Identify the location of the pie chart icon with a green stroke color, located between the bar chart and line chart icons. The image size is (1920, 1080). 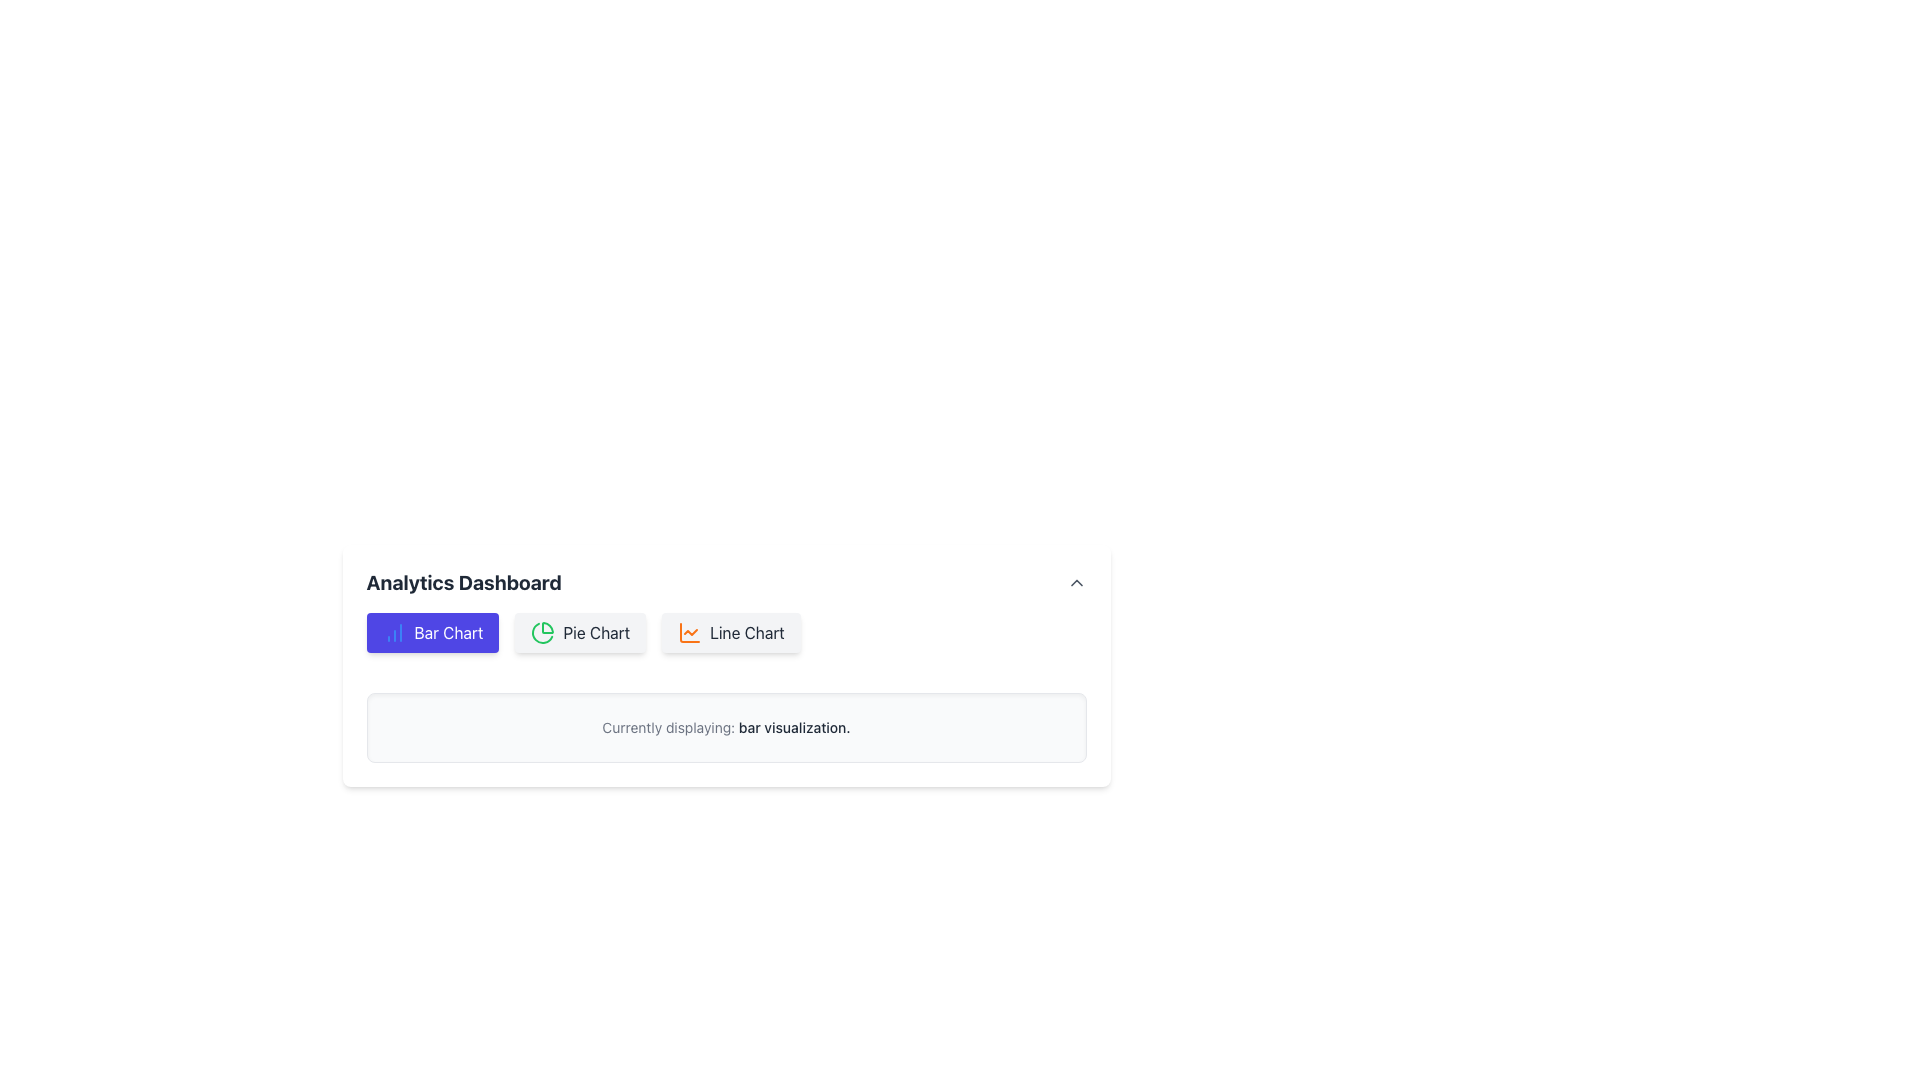
(542, 633).